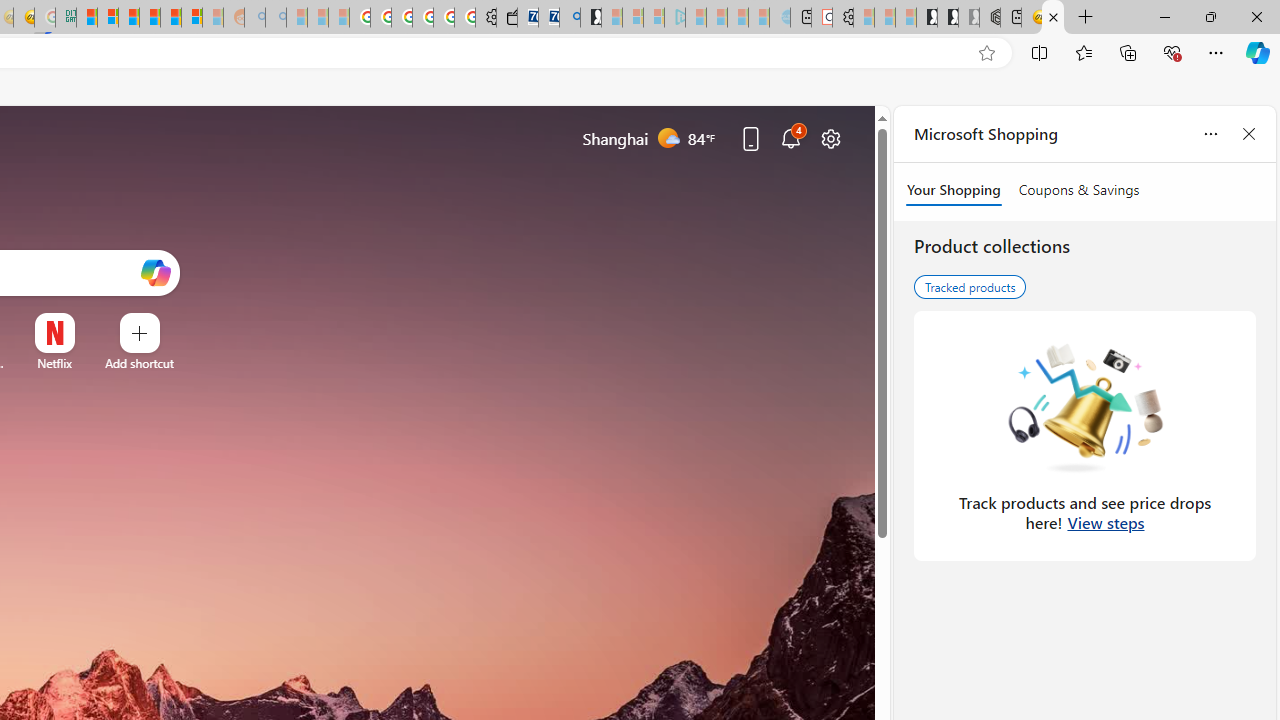  Describe the element at coordinates (568, 17) in the screenshot. I see `'Bing Real Estate - Home sales and rental listings'` at that location.